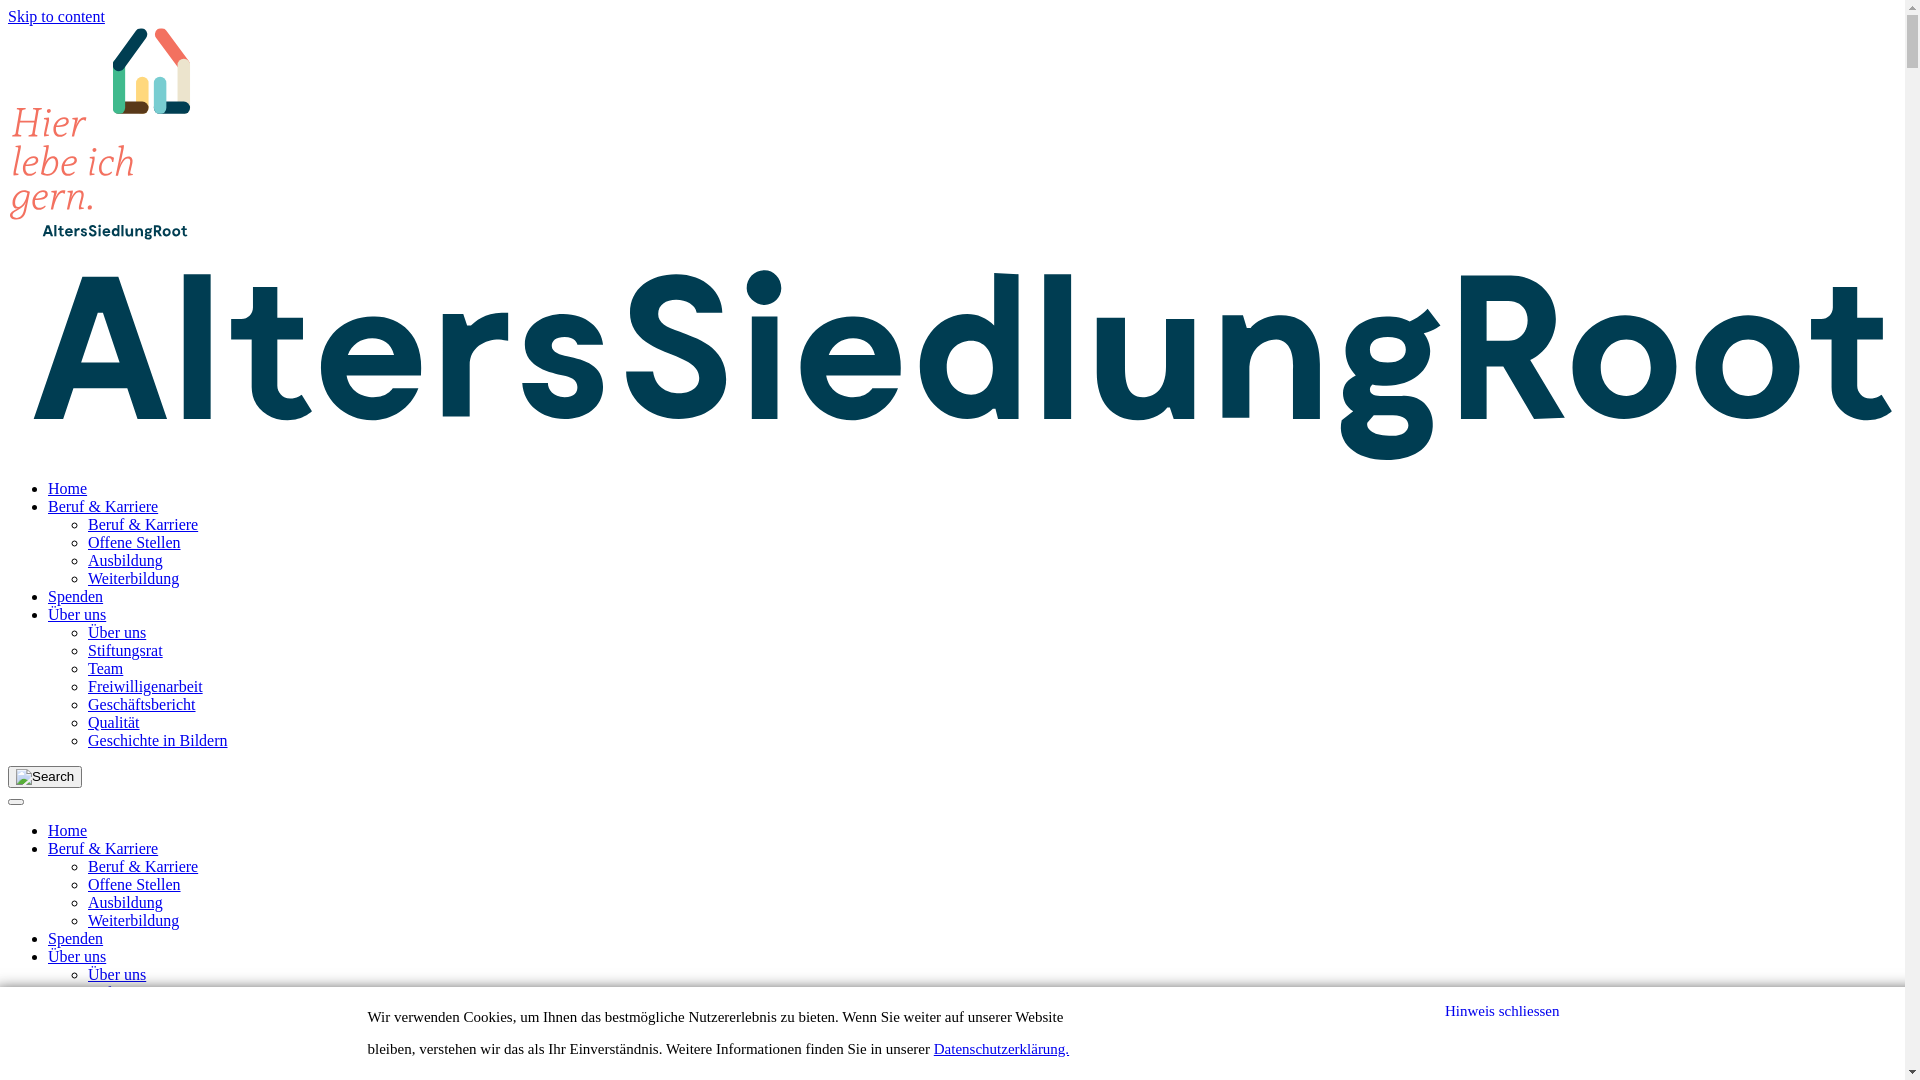 Image resolution: width=1920 pixels, height=1080 pixels. Describe the element at coordinates (124, 650) in the screenshot. I see `'Stiftungsrat'` at that location.